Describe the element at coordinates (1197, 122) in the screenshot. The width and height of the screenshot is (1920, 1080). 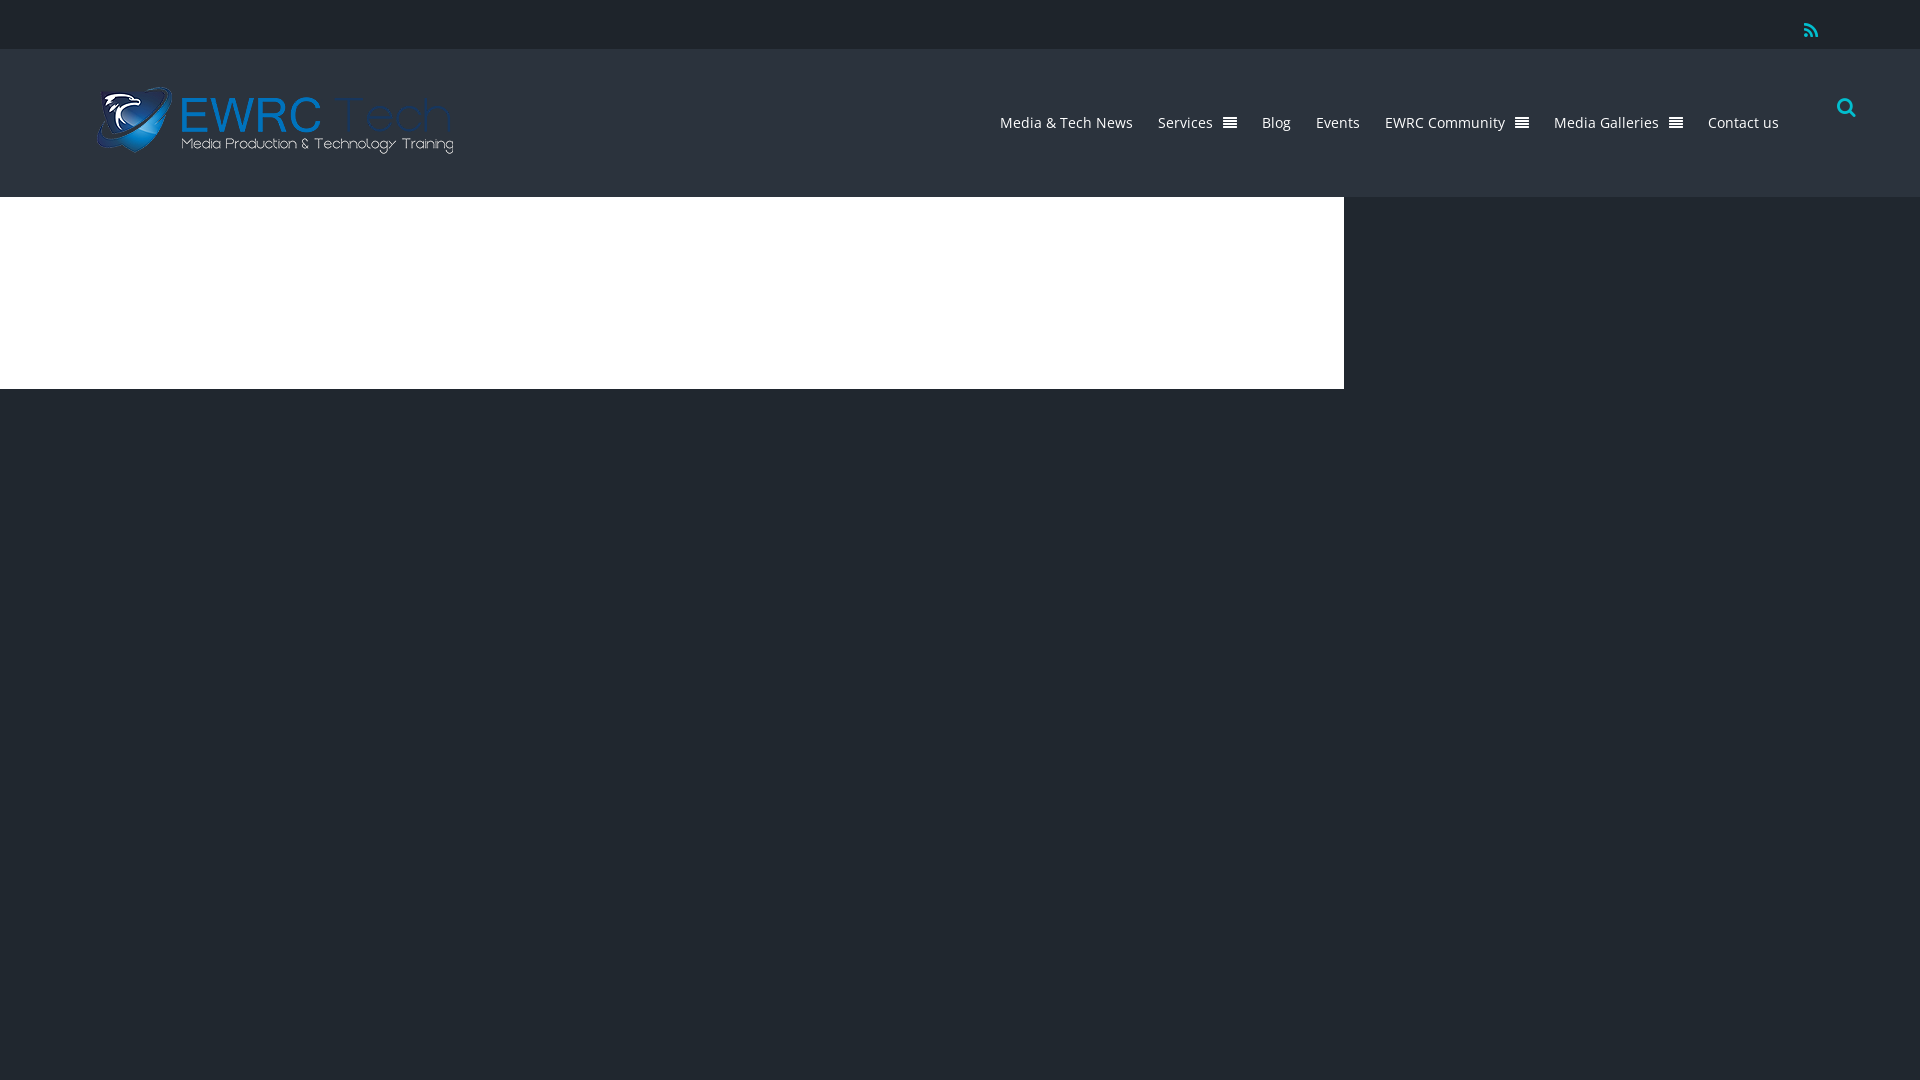
I see `'Services'` at that location.